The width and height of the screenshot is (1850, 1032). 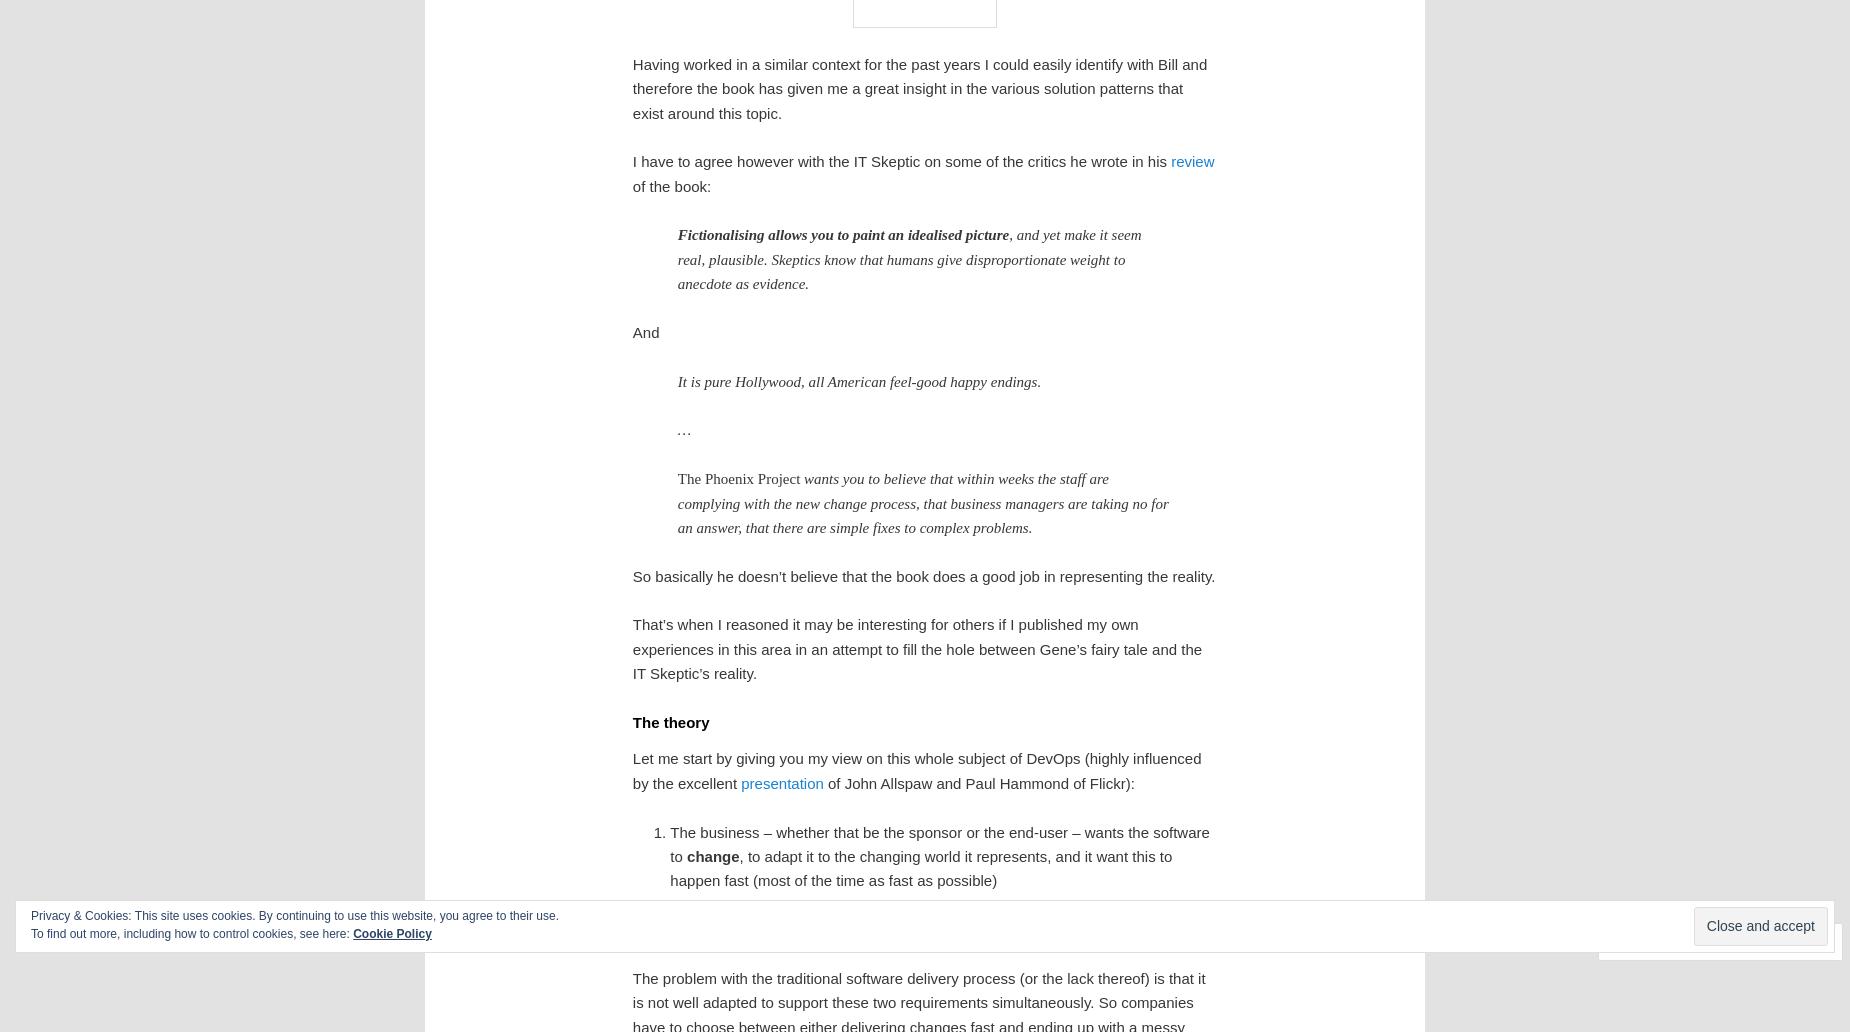 What do you see at coordinates (858, 381) in the screenshot?
I see `'It is pure Hollywood, all American feel-good happy endings.'` at bounding box center [858, 381].